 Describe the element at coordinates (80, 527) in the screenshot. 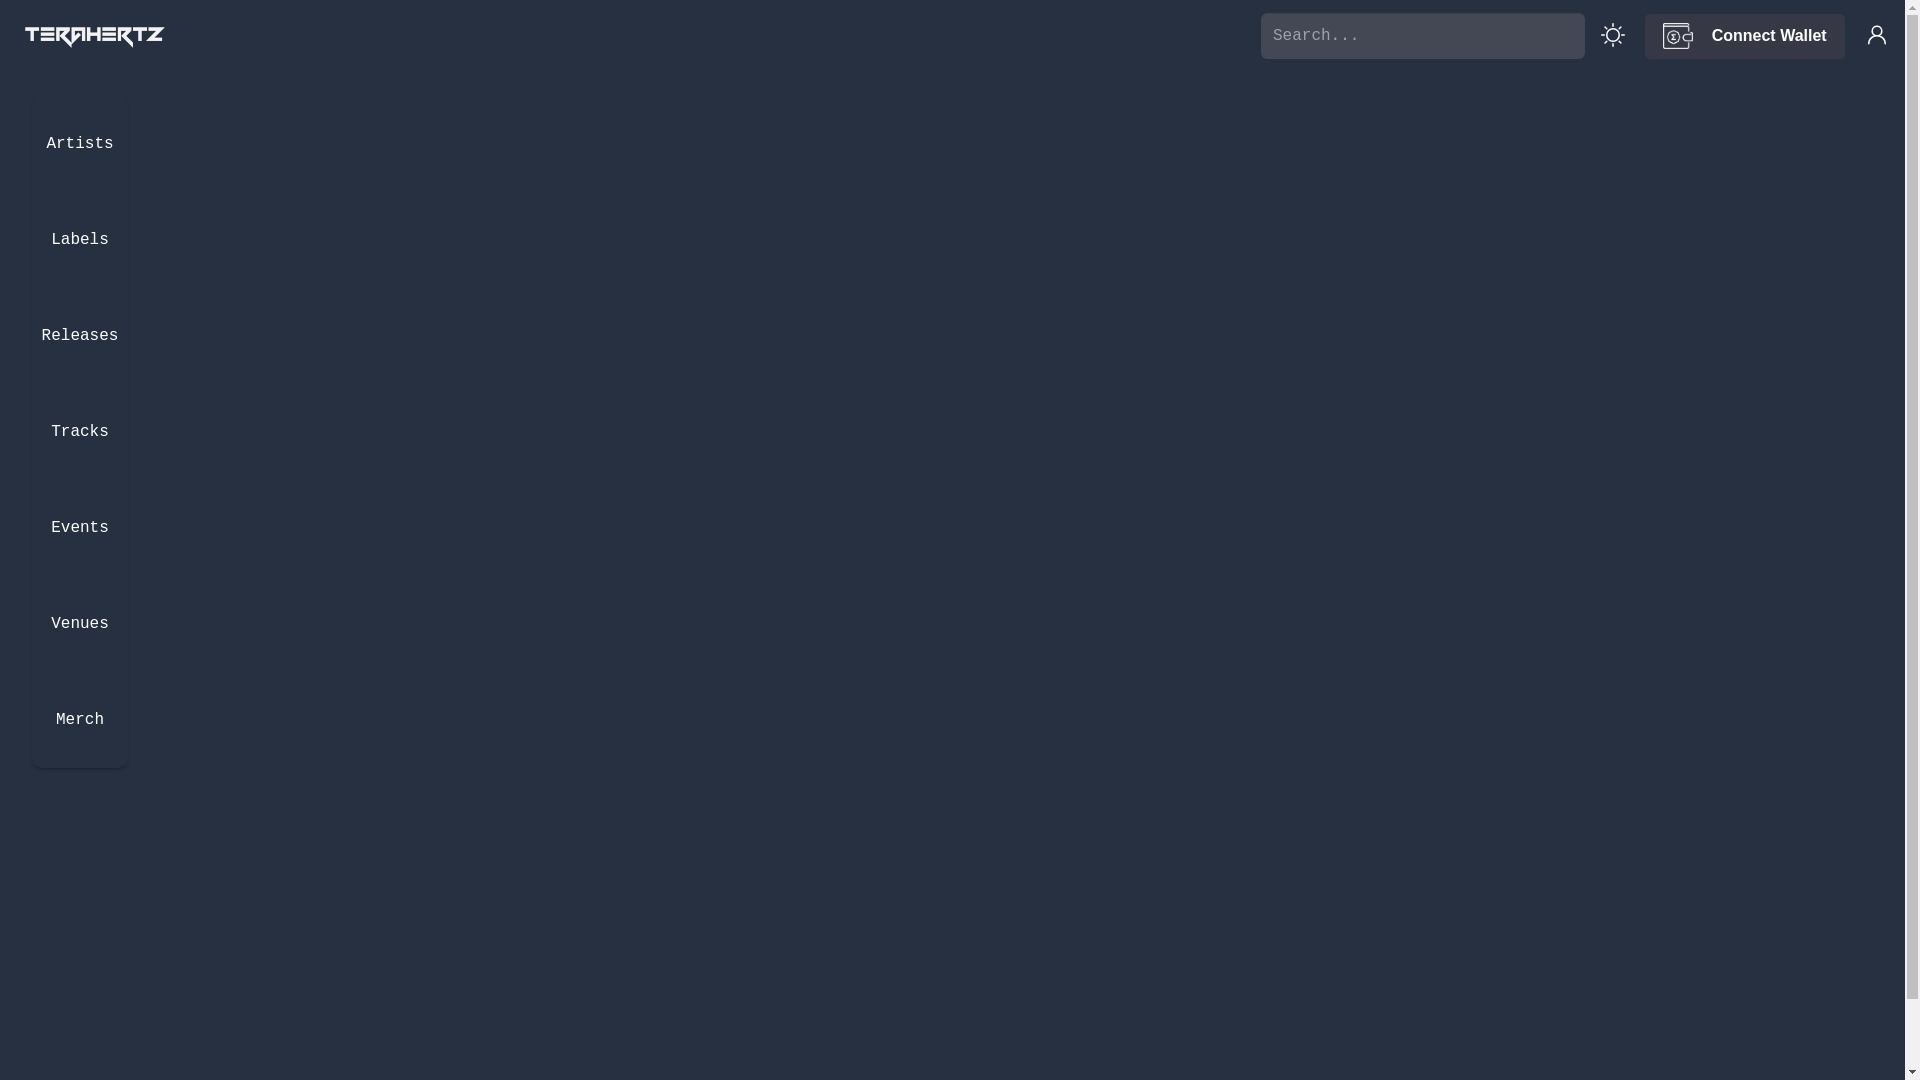

I see `'Events'` at that location.